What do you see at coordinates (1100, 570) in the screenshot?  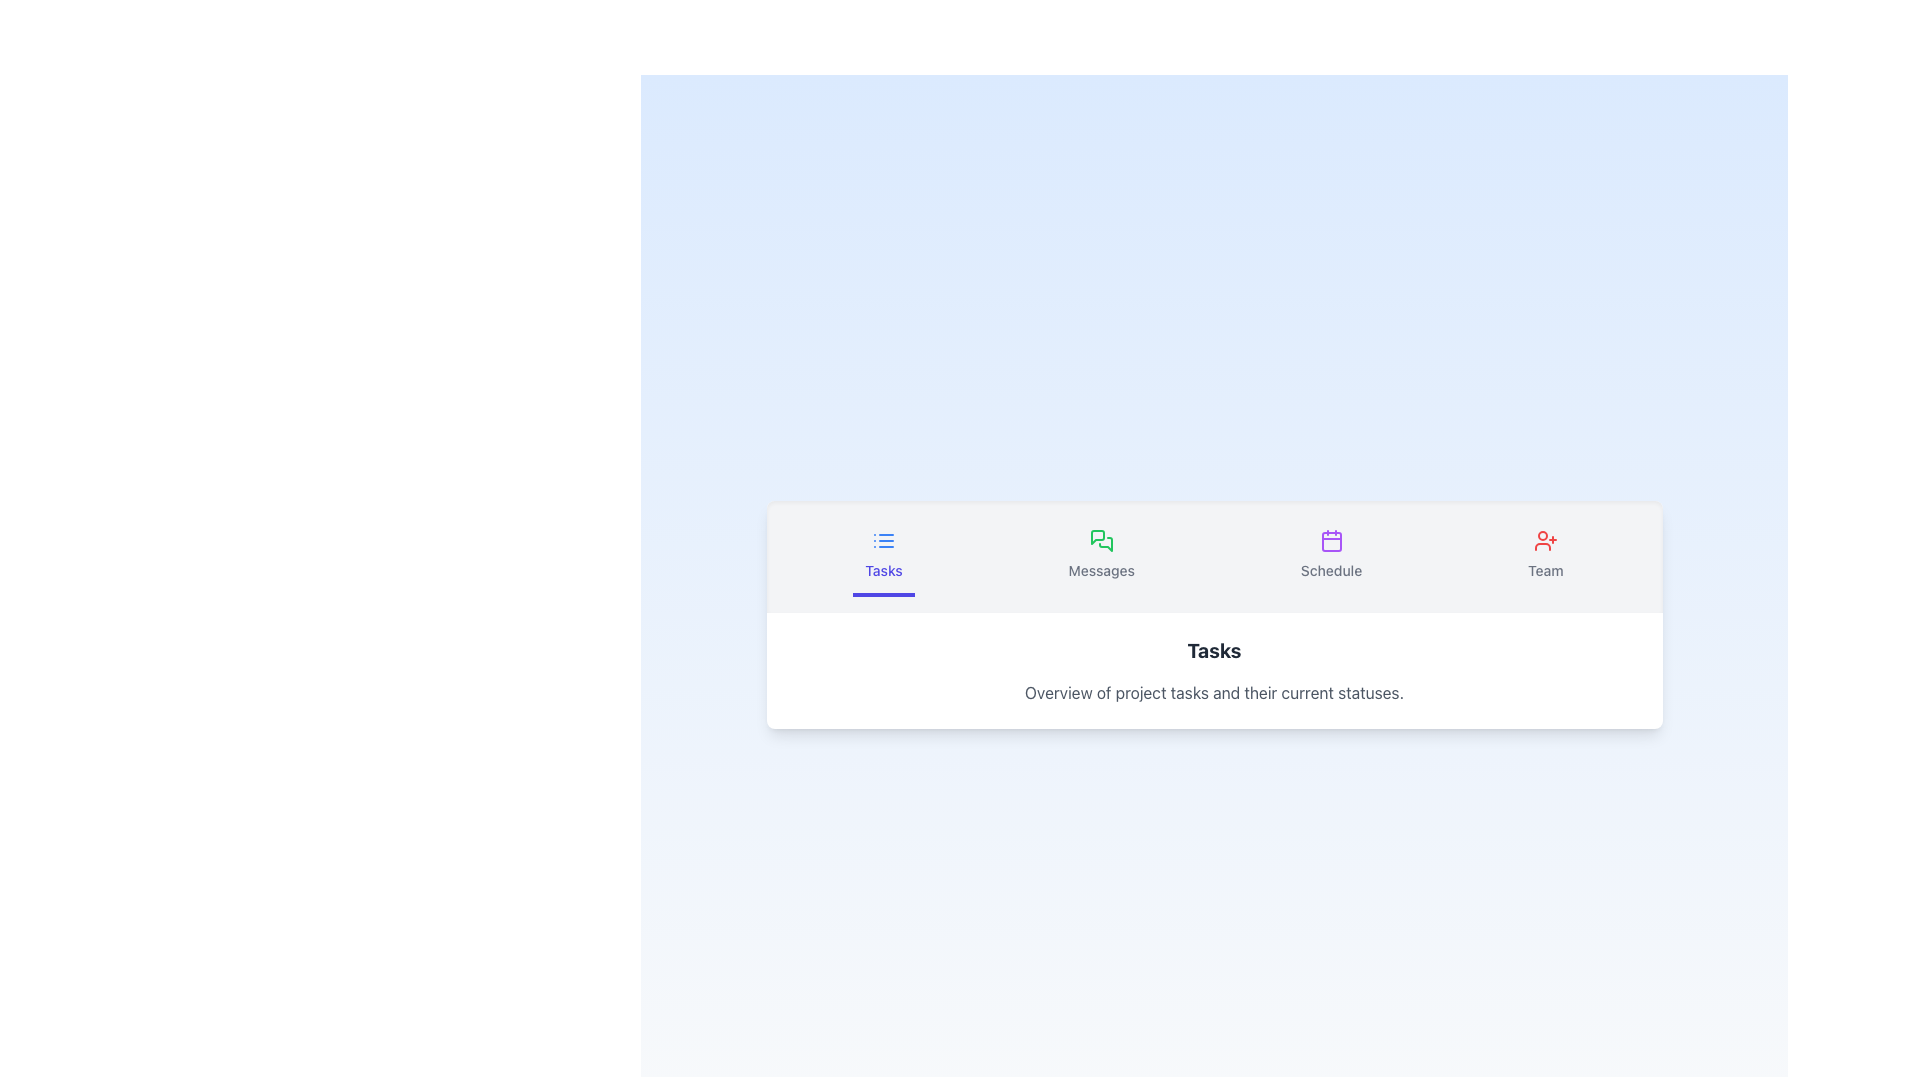 I see `the 'Messages' text label in the navigation bar, which is positioned below the speech bubble icon` at bounding box center [1100, 570].